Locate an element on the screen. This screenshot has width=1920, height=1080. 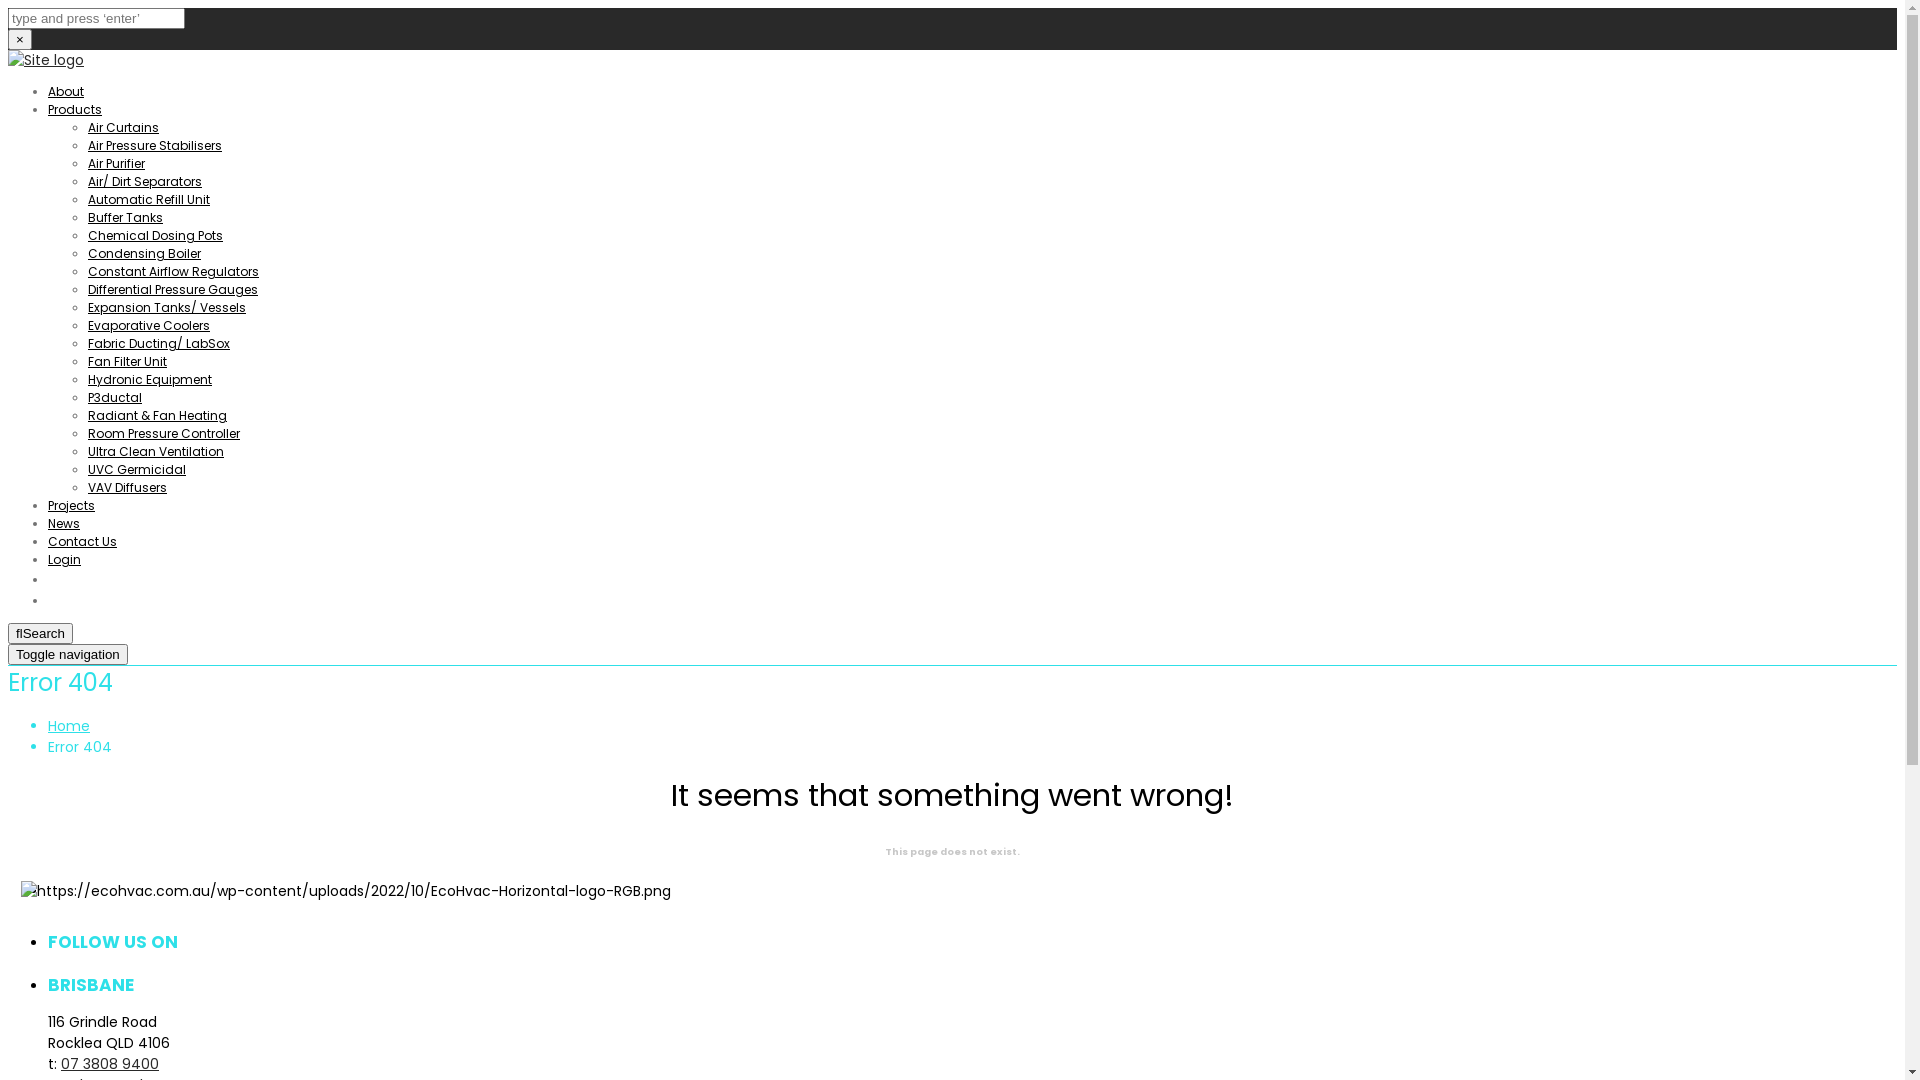
'Condensing Boiler' is located at coordinates (143, 252).